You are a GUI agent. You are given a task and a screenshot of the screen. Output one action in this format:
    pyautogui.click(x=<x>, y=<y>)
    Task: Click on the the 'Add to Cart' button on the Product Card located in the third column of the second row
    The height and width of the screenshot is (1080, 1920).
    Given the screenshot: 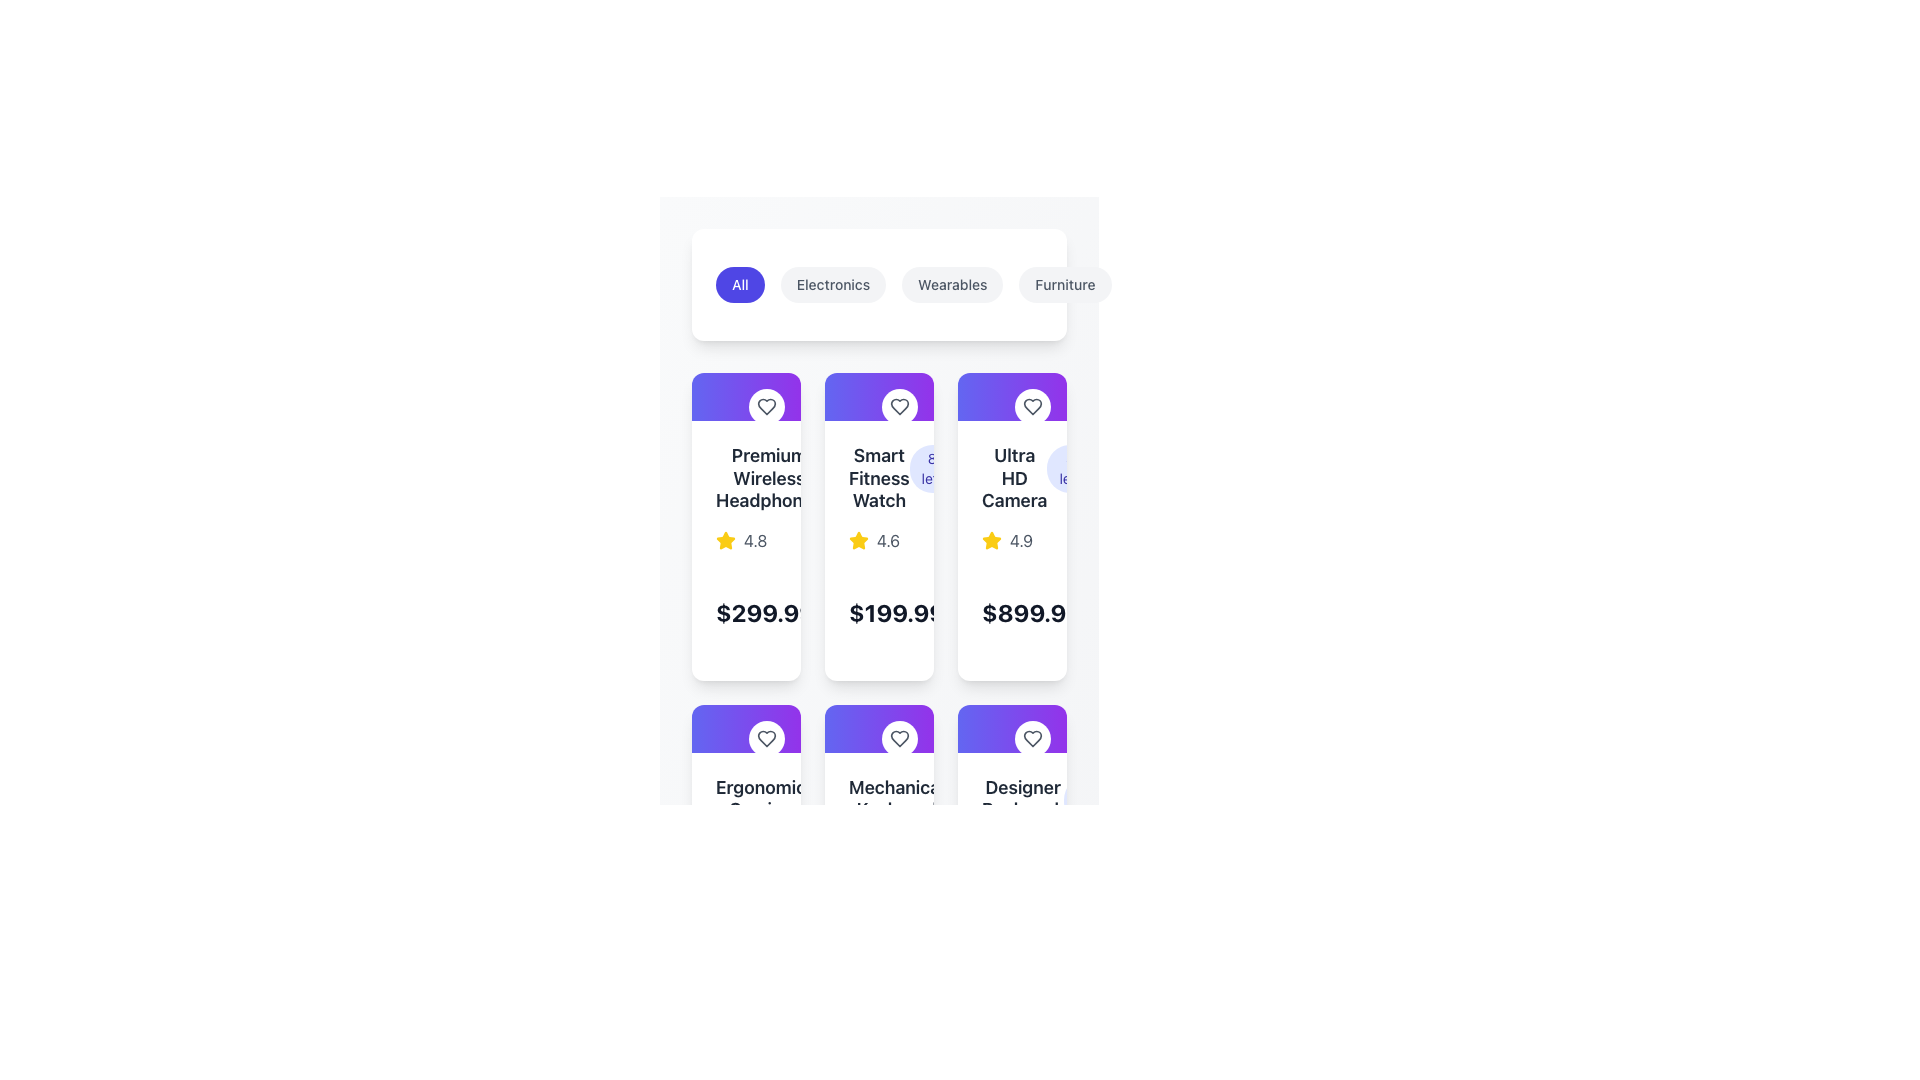 What is the action you would take?
    pyautogui.click(x=1012, y=857)
    